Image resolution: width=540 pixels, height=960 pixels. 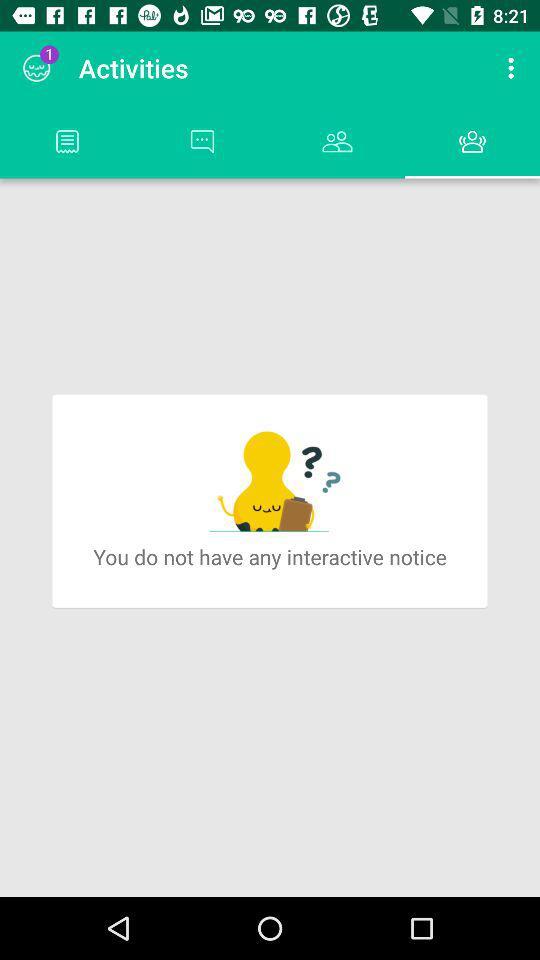 I want to click on the item to the left of activities icon, so click(x=36, y=68).